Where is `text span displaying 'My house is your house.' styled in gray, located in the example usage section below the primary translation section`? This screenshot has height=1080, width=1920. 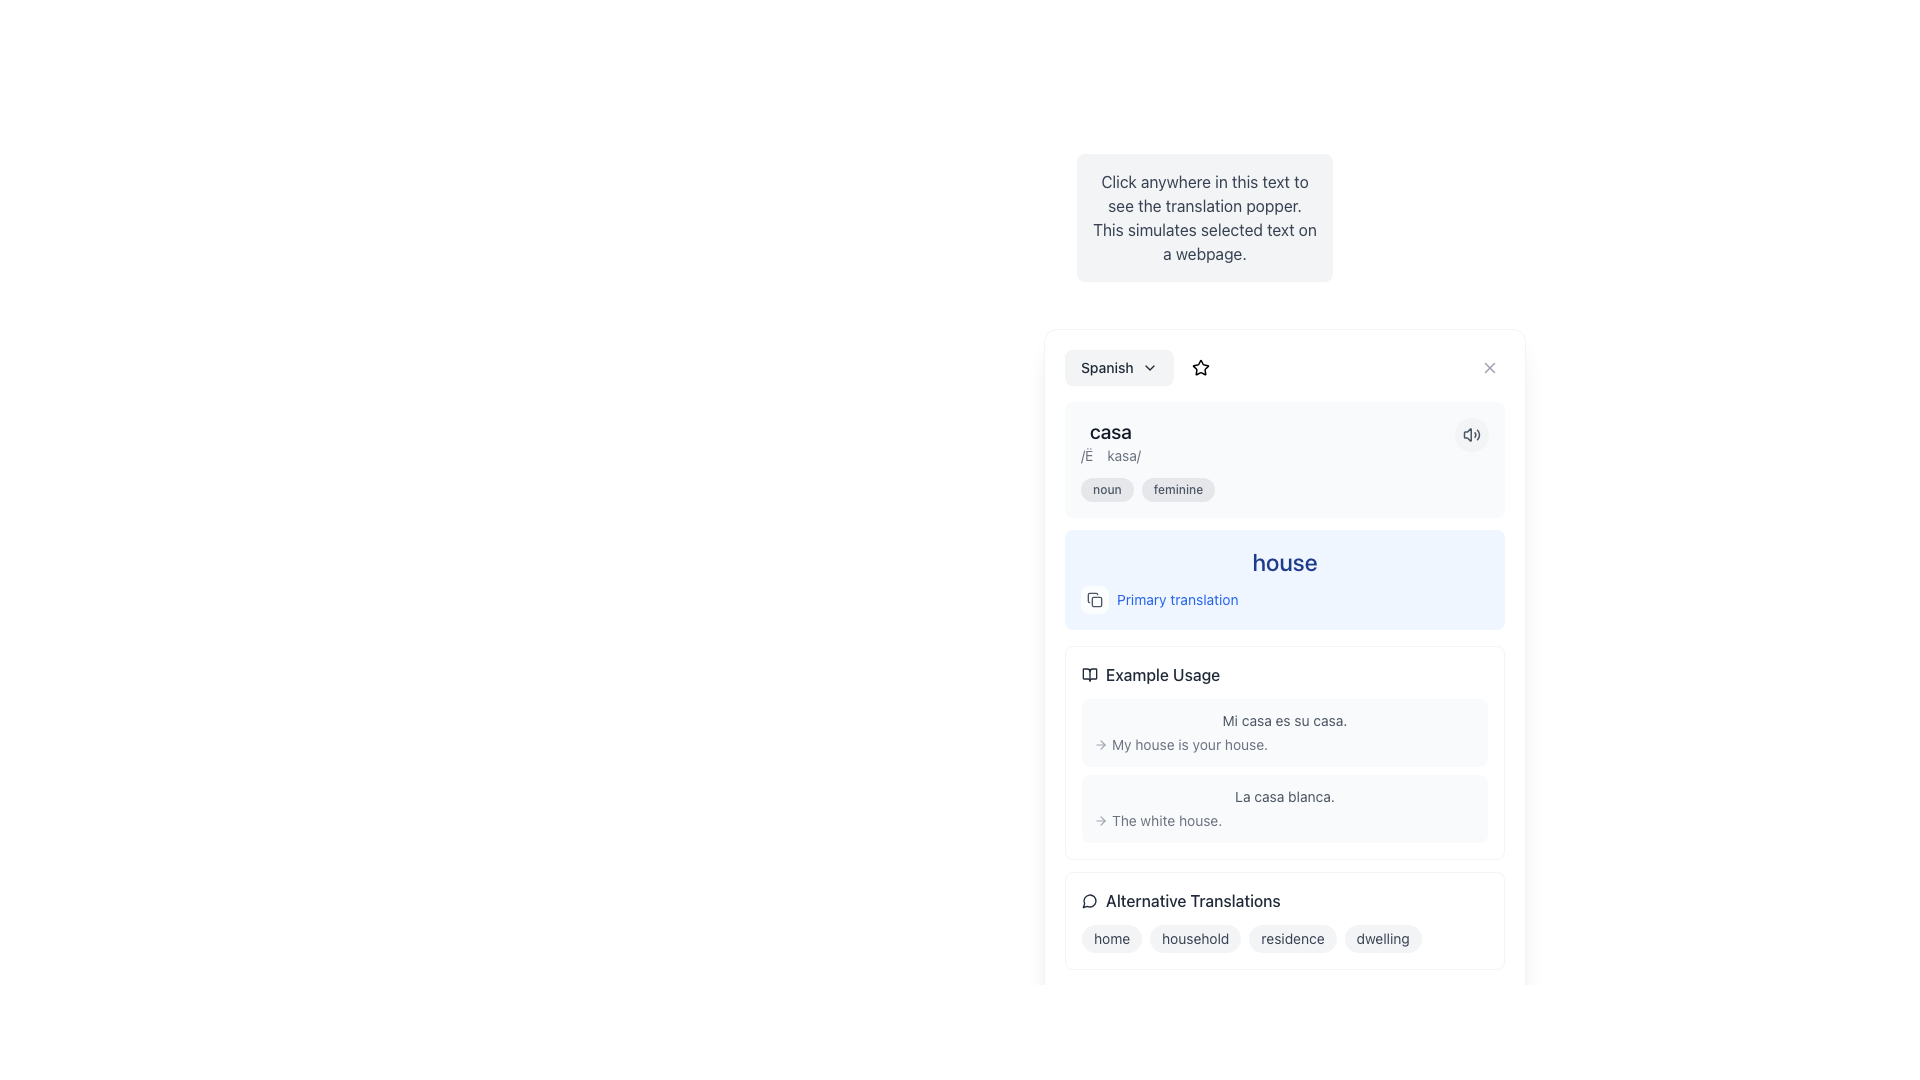
text span displaying 'My house is your house.' styled in gray, located in the example usage section below the primary translation section is located at coordinates (1190, 744).